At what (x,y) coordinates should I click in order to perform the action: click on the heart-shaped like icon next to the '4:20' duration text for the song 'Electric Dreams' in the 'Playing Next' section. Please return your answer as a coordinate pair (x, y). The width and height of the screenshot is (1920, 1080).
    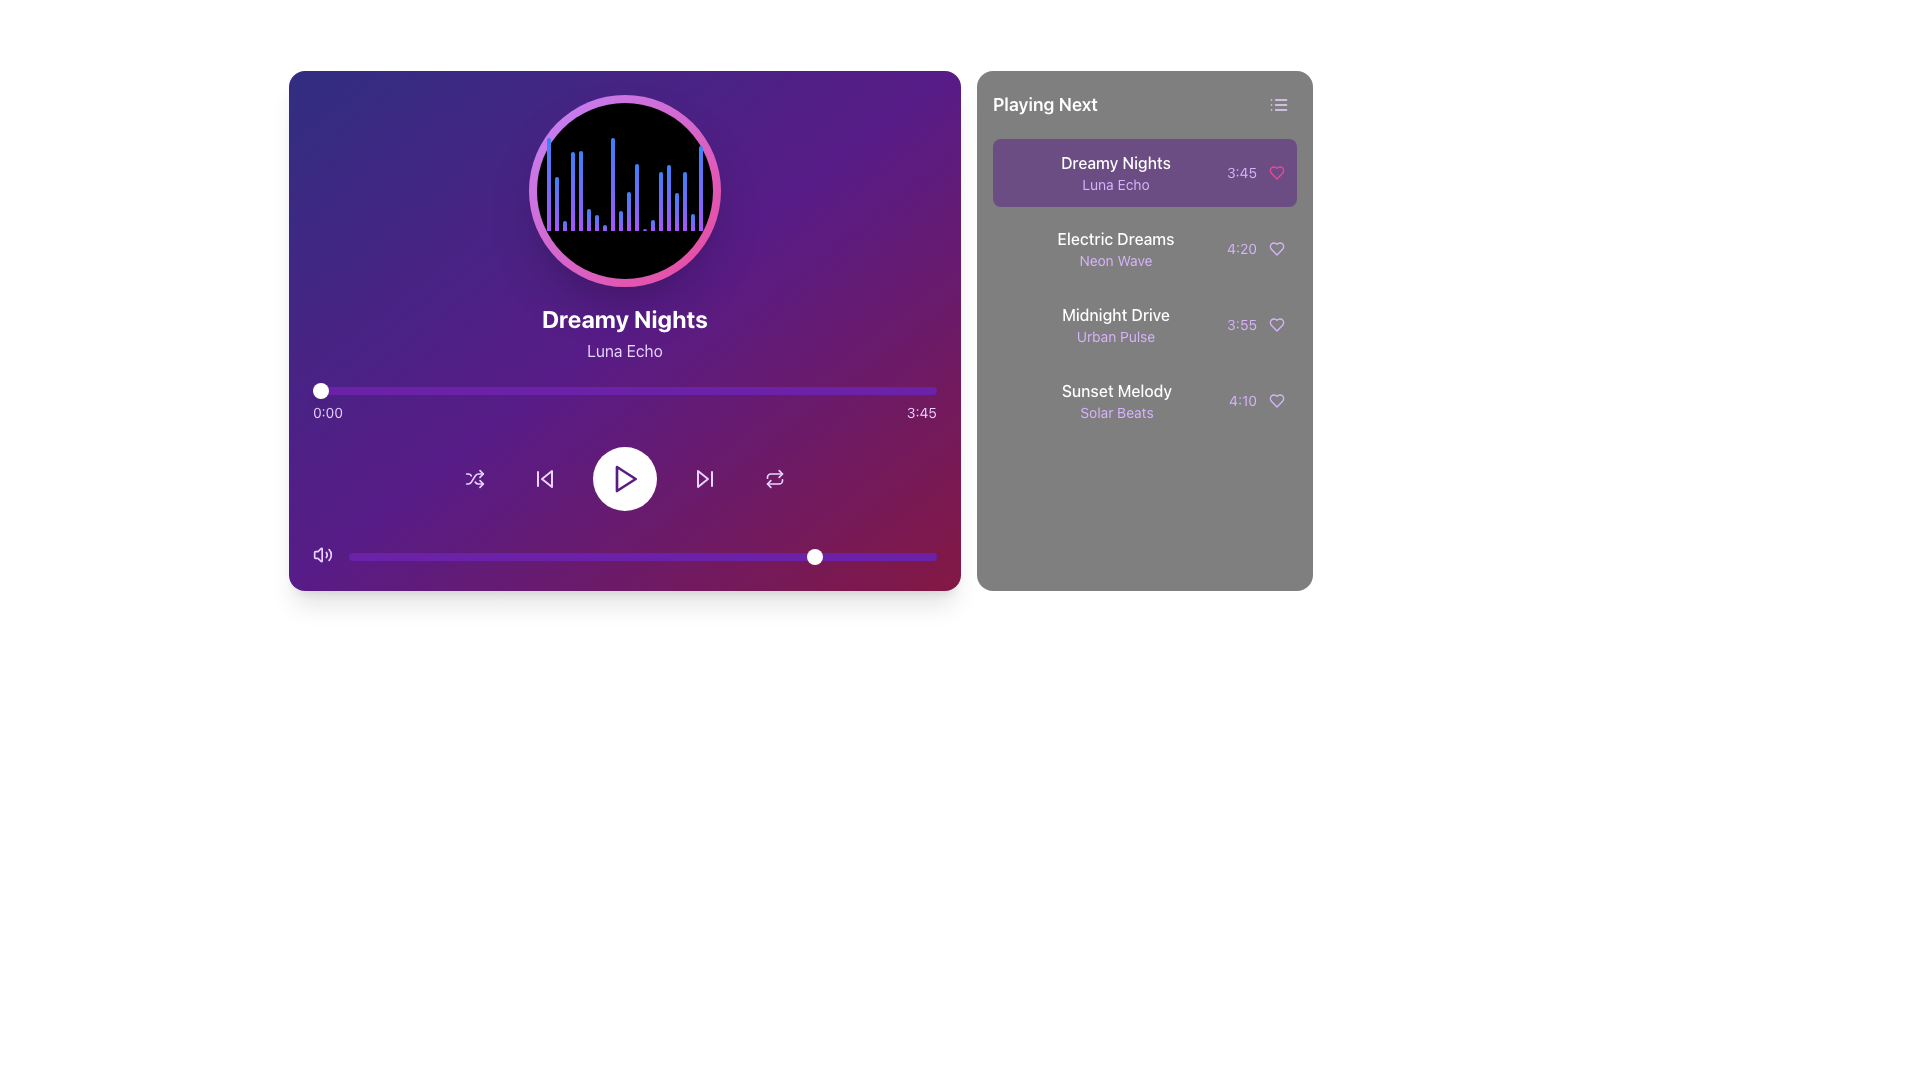
    Looking at the image, I should click on (1275, 248).